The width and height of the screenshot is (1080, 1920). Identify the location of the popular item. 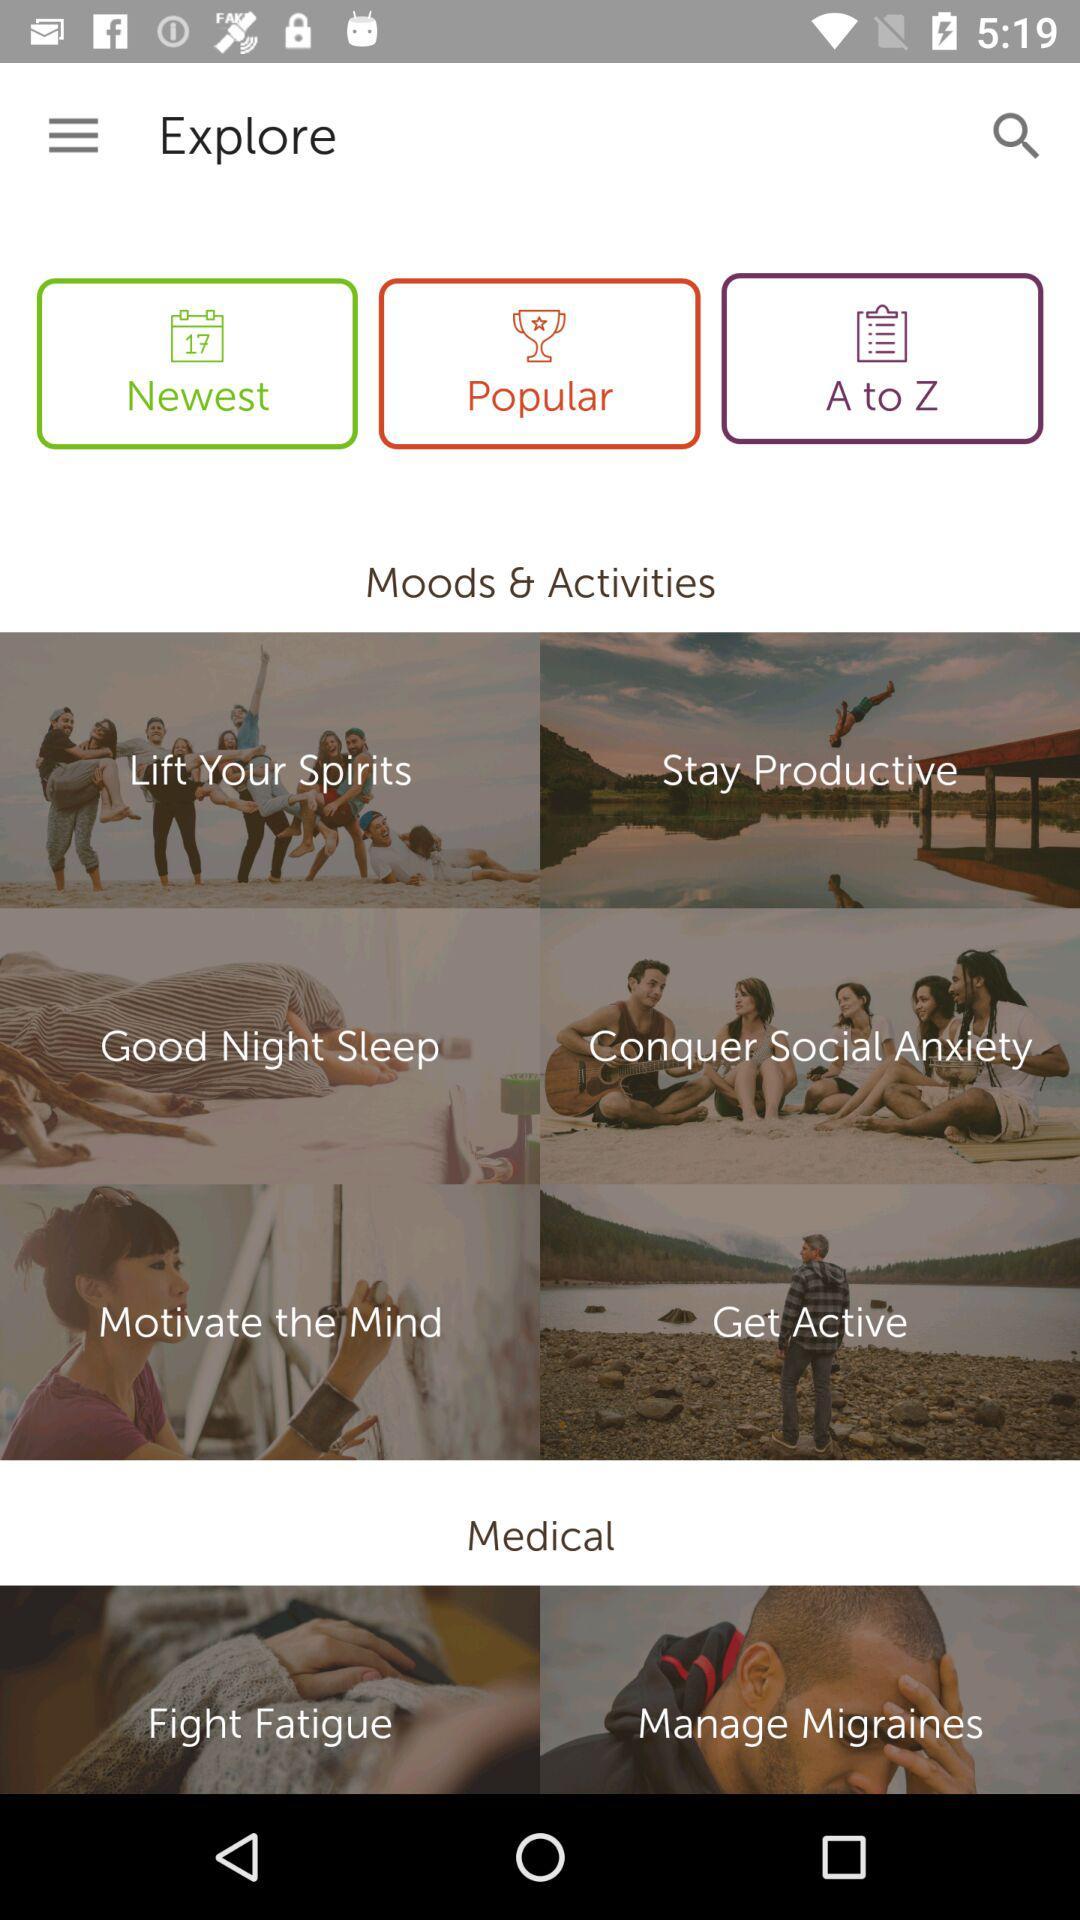
(538, 363).